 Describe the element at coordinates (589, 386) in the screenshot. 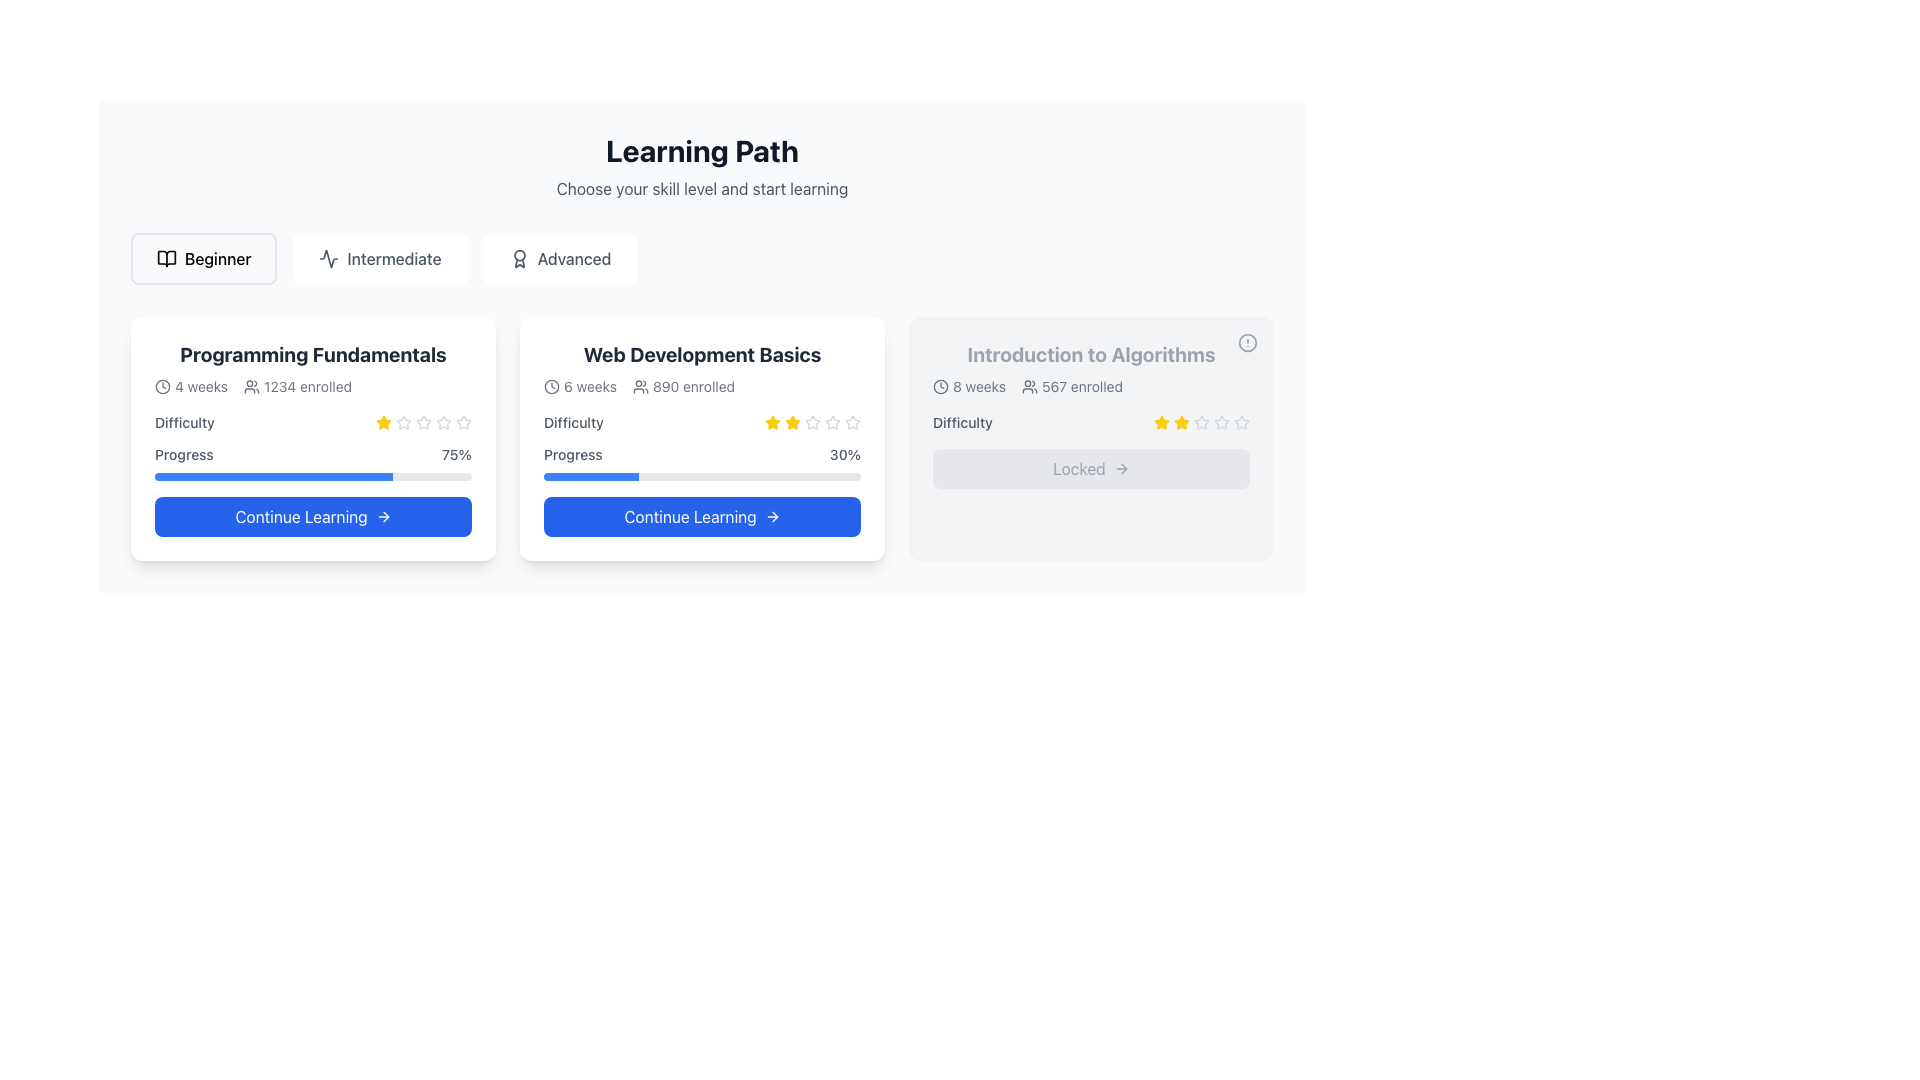

I see `the text label displaying '6 weeks' located on the second card labeled 'Web Development Basics', positioned at the top-left after a clock icon` at that location.